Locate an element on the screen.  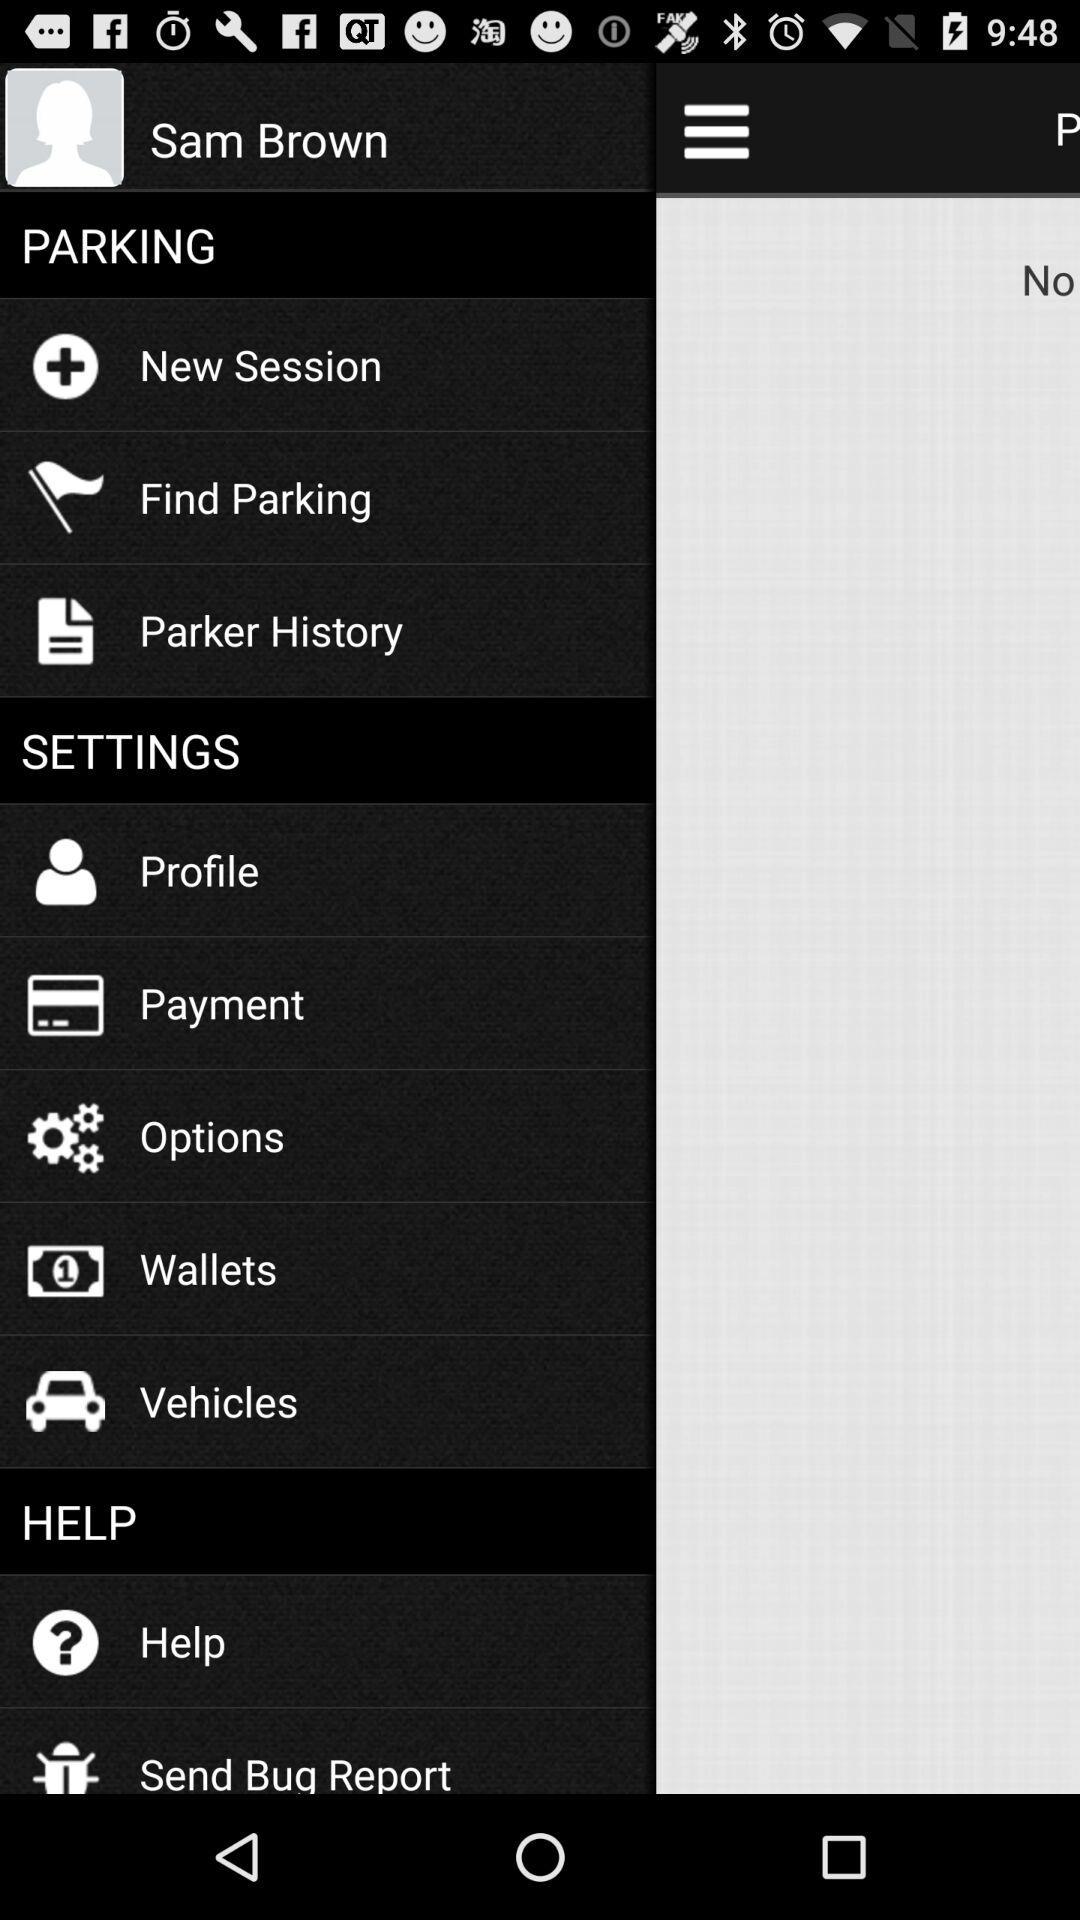
the icon below the parker history is located at coordinates (327, 749).